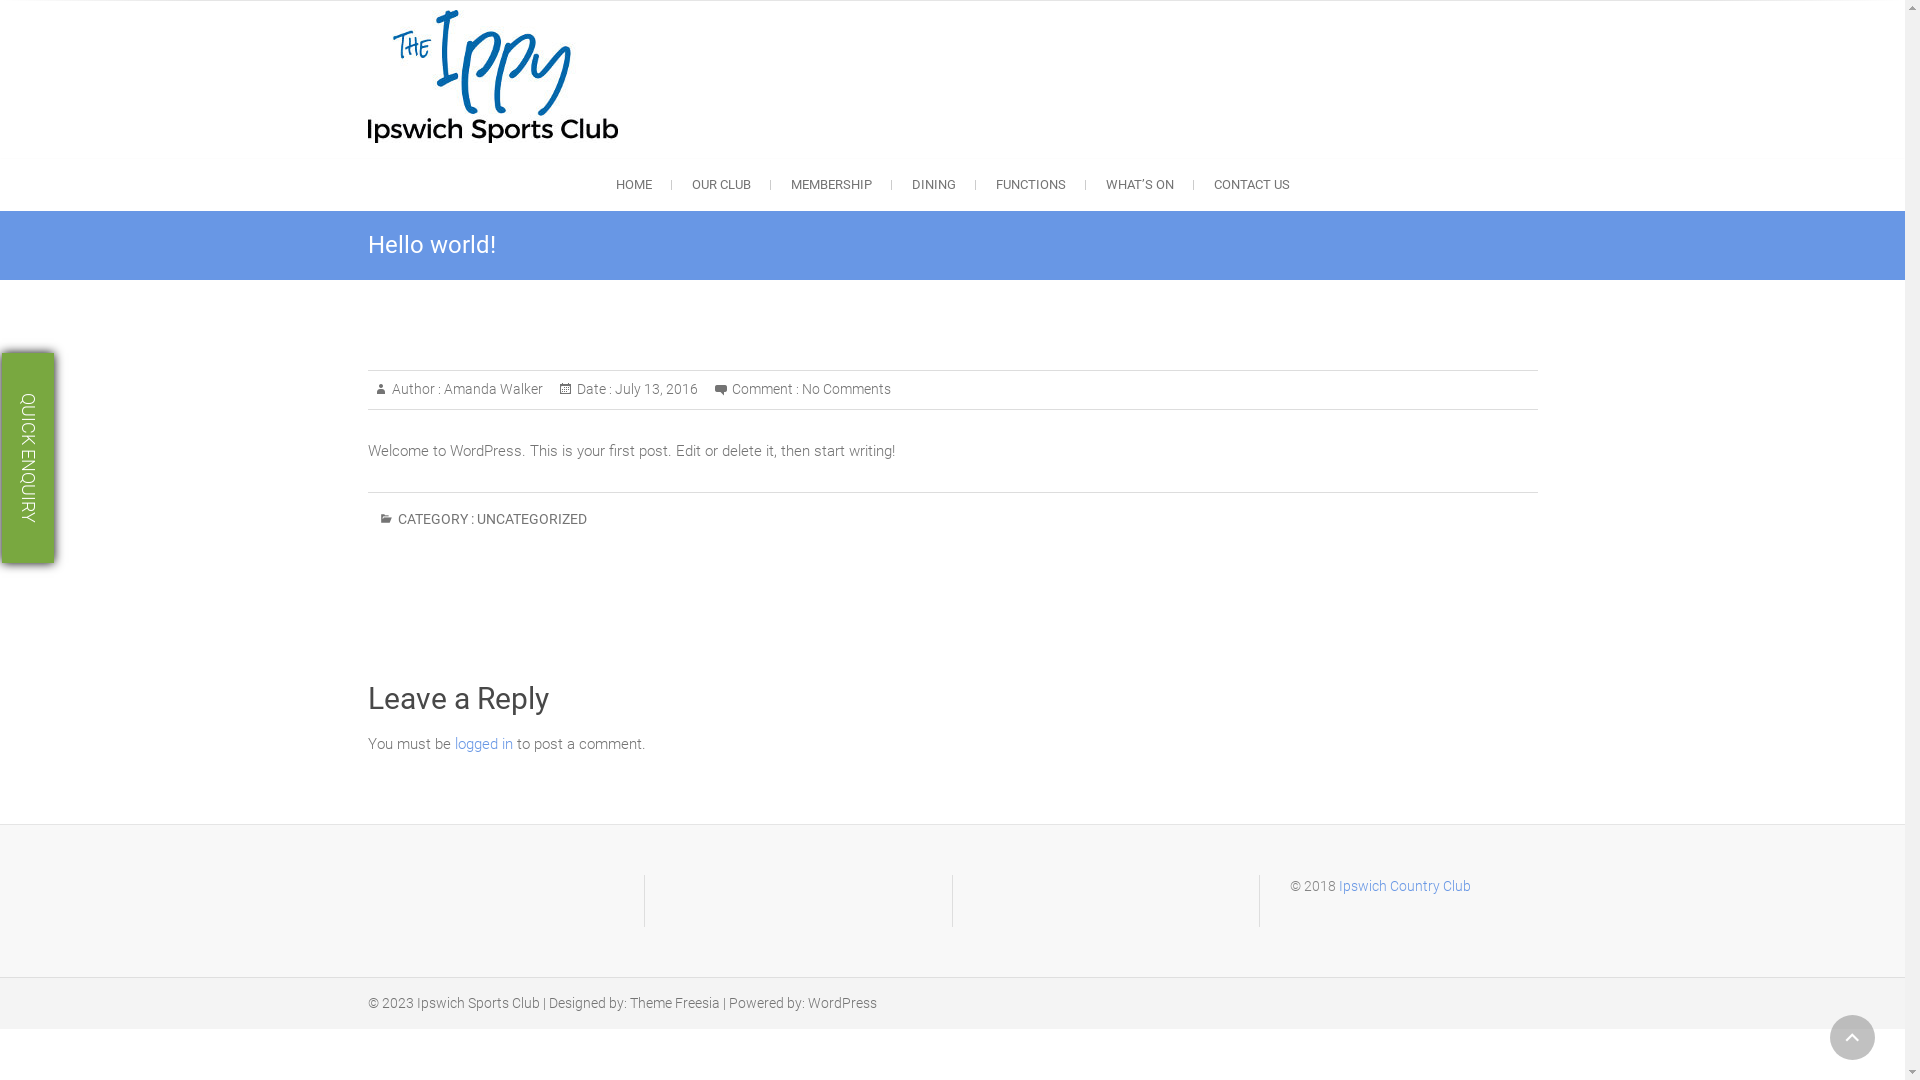 This screenshot has height=1080, width=1920. Describe the element at coordinates (498, 75) in the screenshot. I see `'Ipswich Sports Club'` at that location.